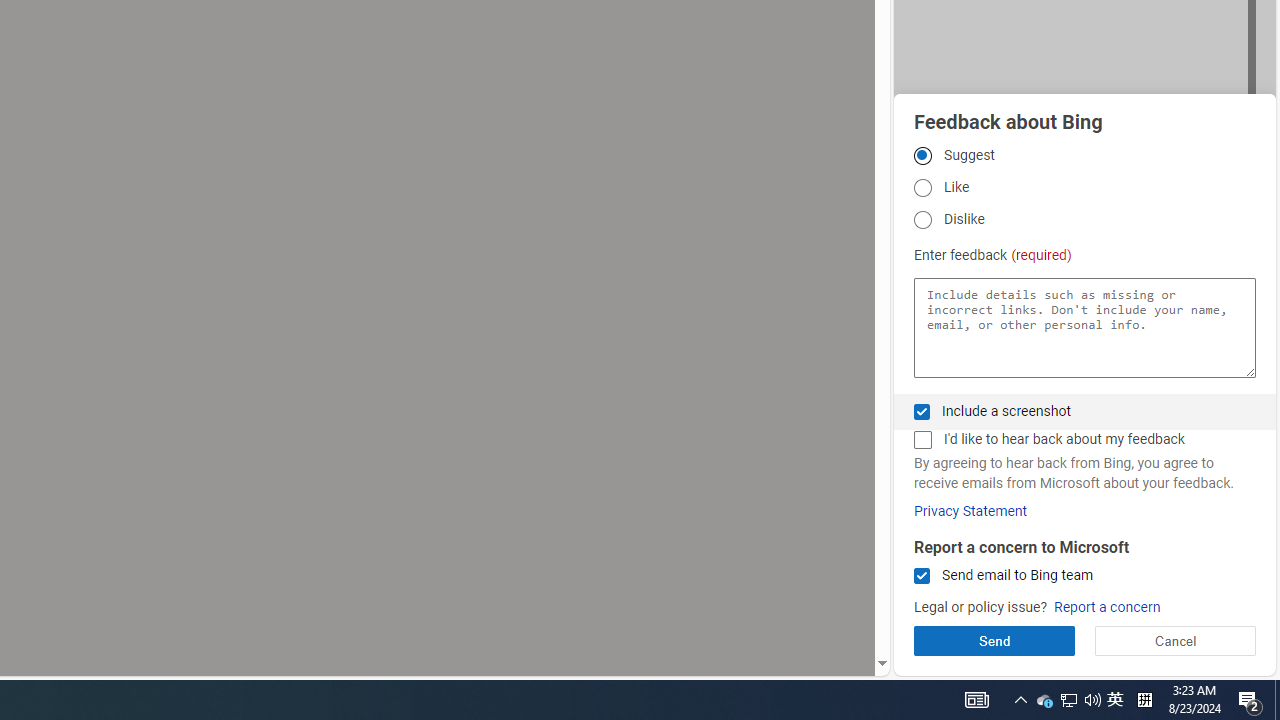 This screenshot has width=1280, height=720. What do you see at coordinates (994, 640) in the screenshot?
I see `'Send'` at bounding box center [994, 640].